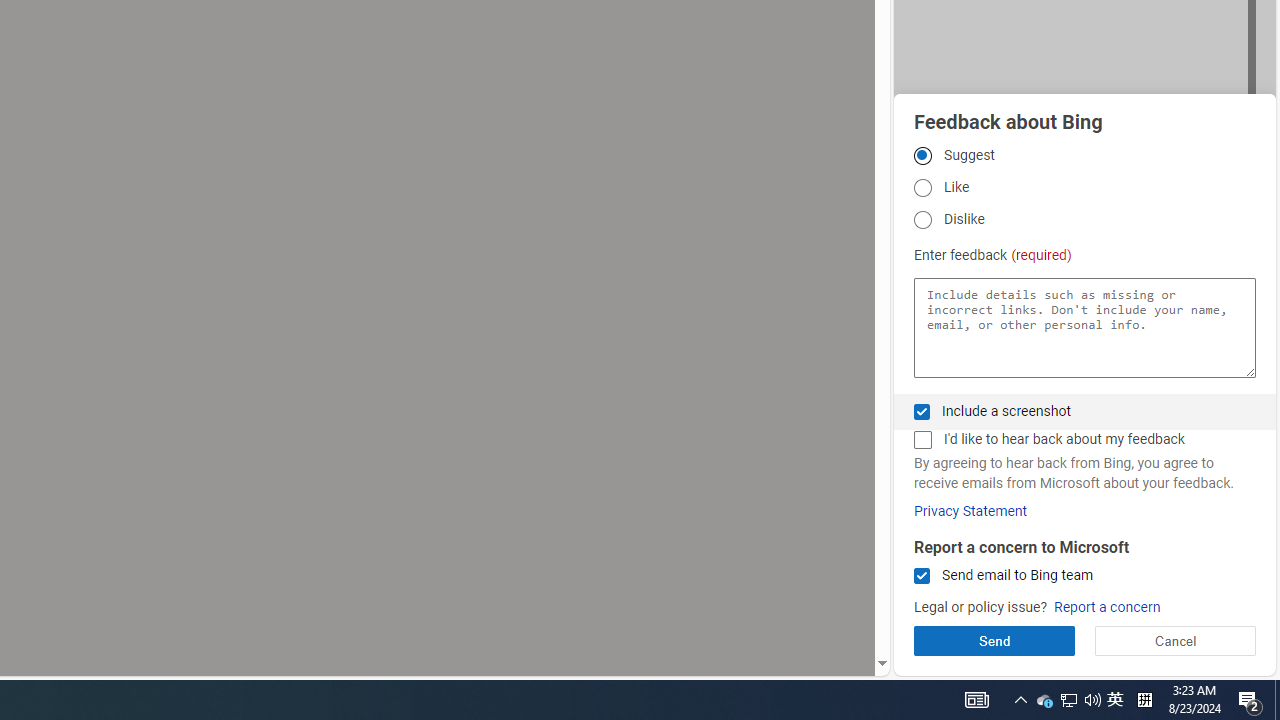 This screenshot has width=1280, height=720. What do you see at coordinates (994, 640) in the screenshot?
I see `'Send'` at bounding box center [994, 640].